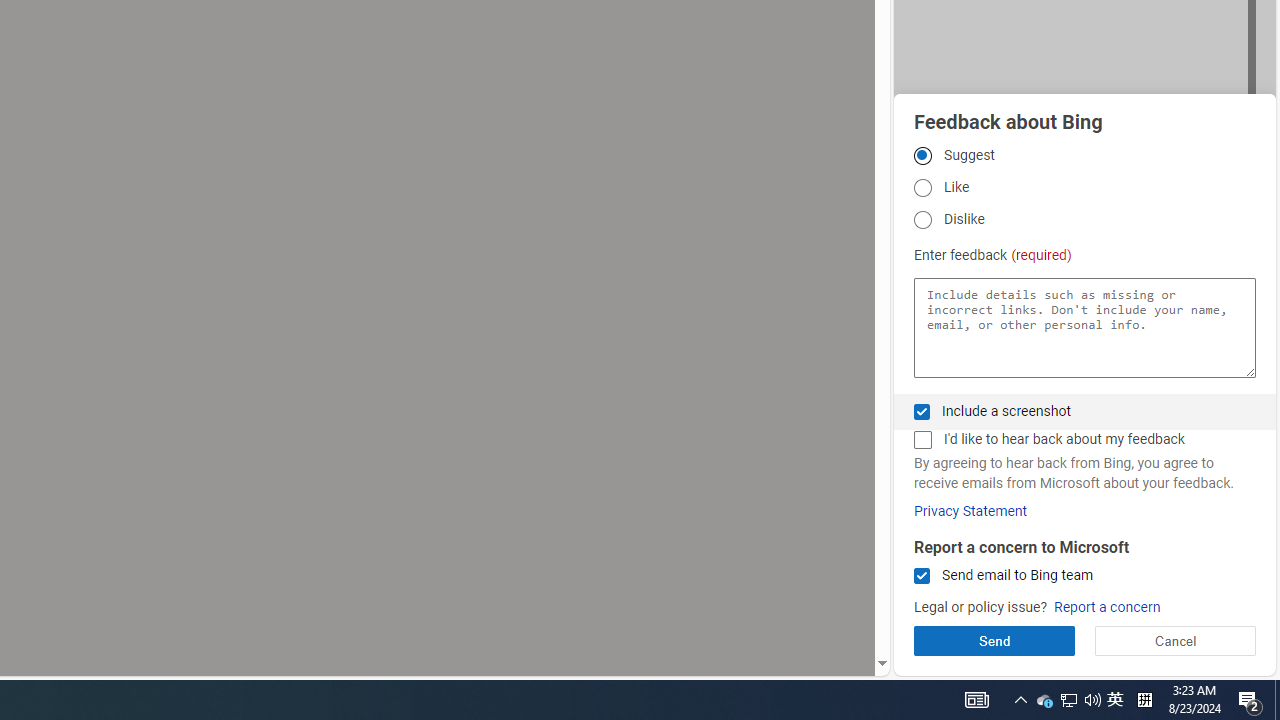 This screenshot has width=1280, height=720. What do you see at coordinates (994, 640) in the screenshot?
I see `'Send'` at bounding box center [994, 640].